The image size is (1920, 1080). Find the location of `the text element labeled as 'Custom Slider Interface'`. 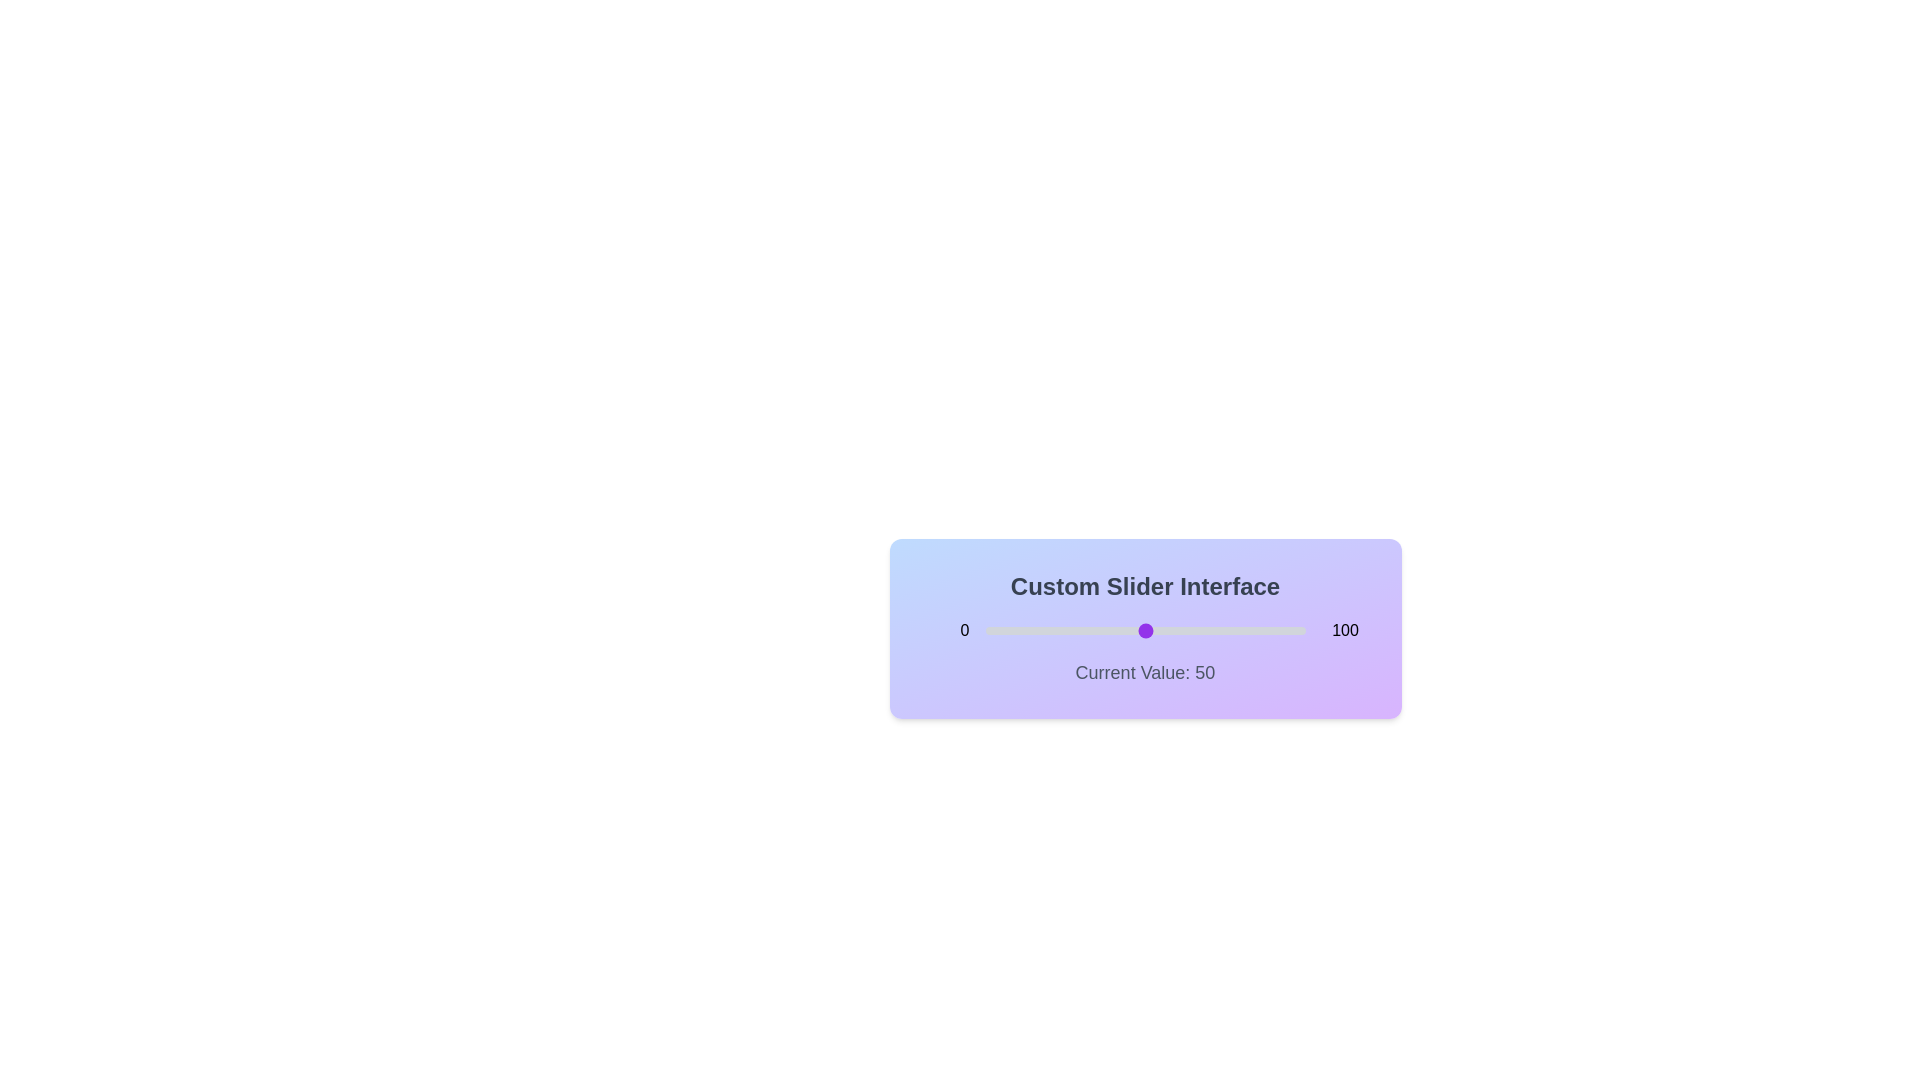

the text element labeled as 'Custom Slider Interface' is located at coordinates (1145, 585).